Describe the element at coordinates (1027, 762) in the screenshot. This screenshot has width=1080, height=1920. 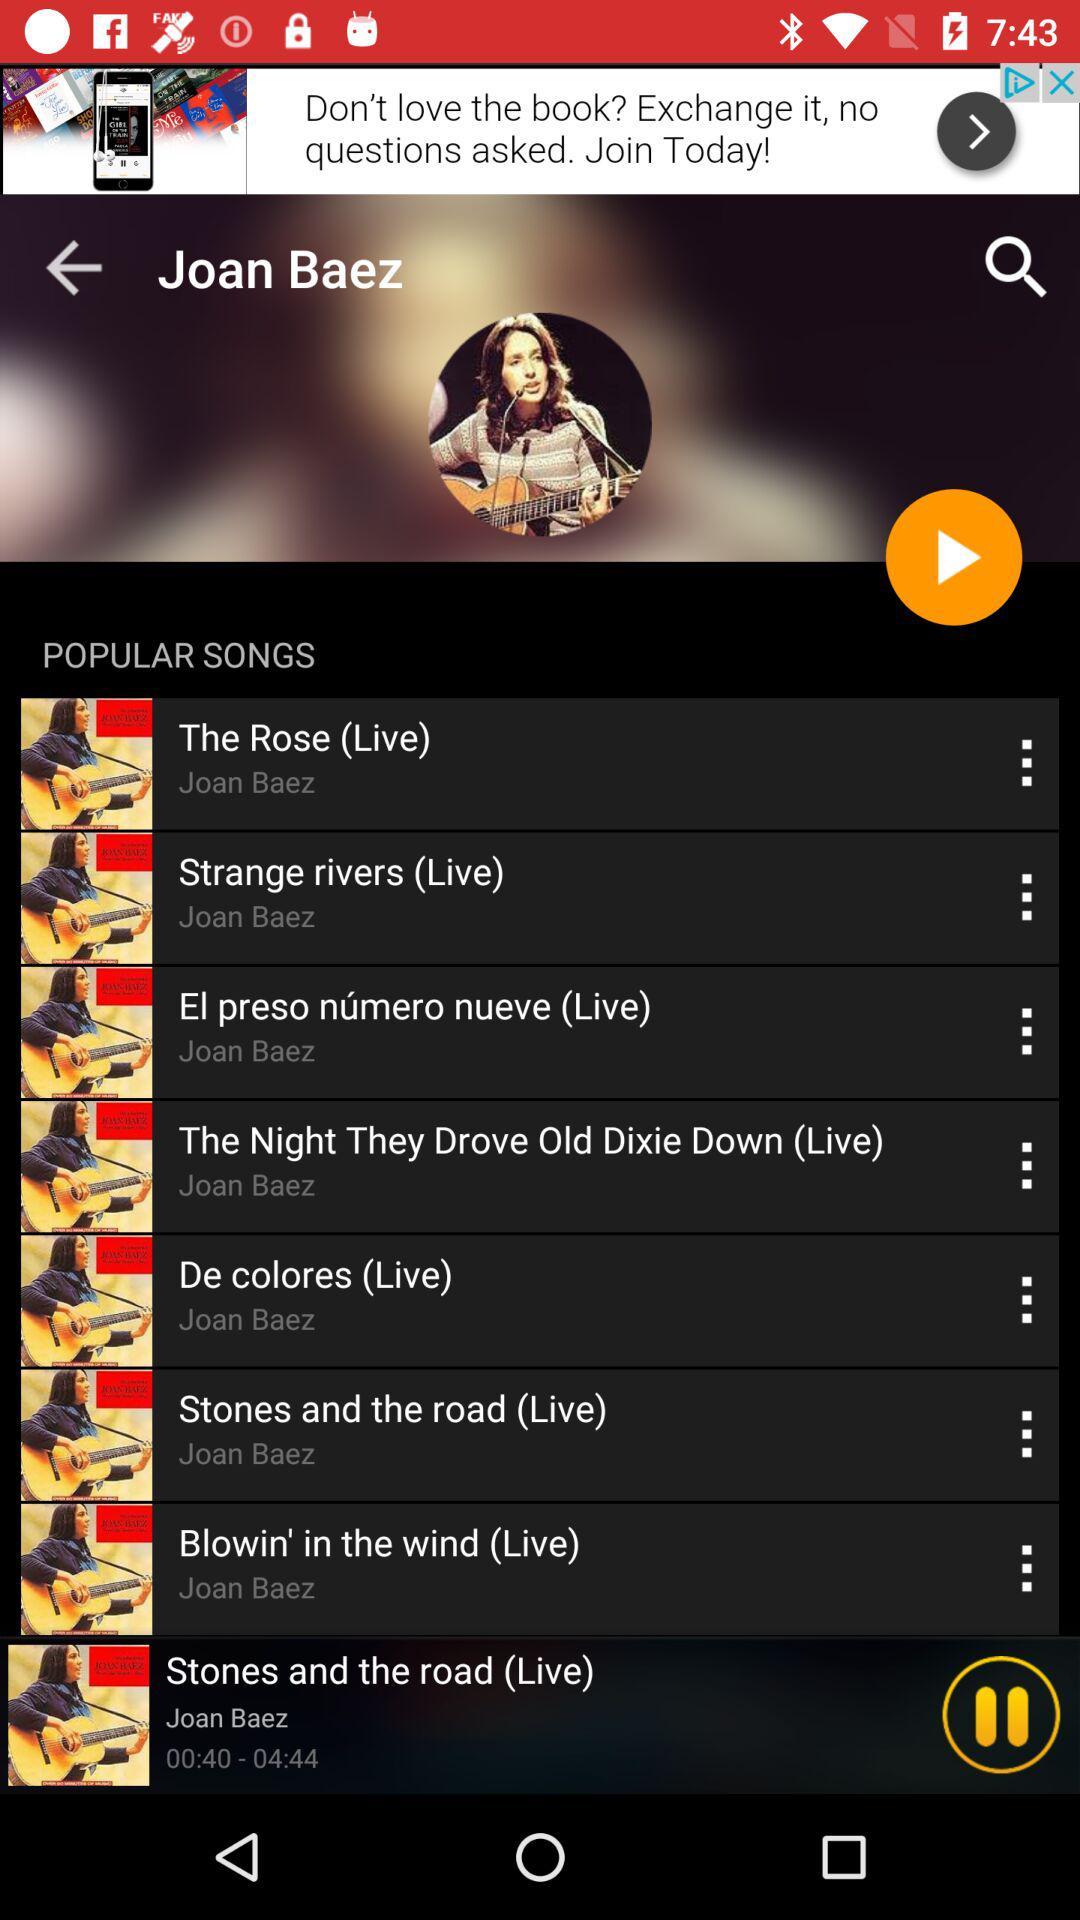
I see `the more icon` at that location.